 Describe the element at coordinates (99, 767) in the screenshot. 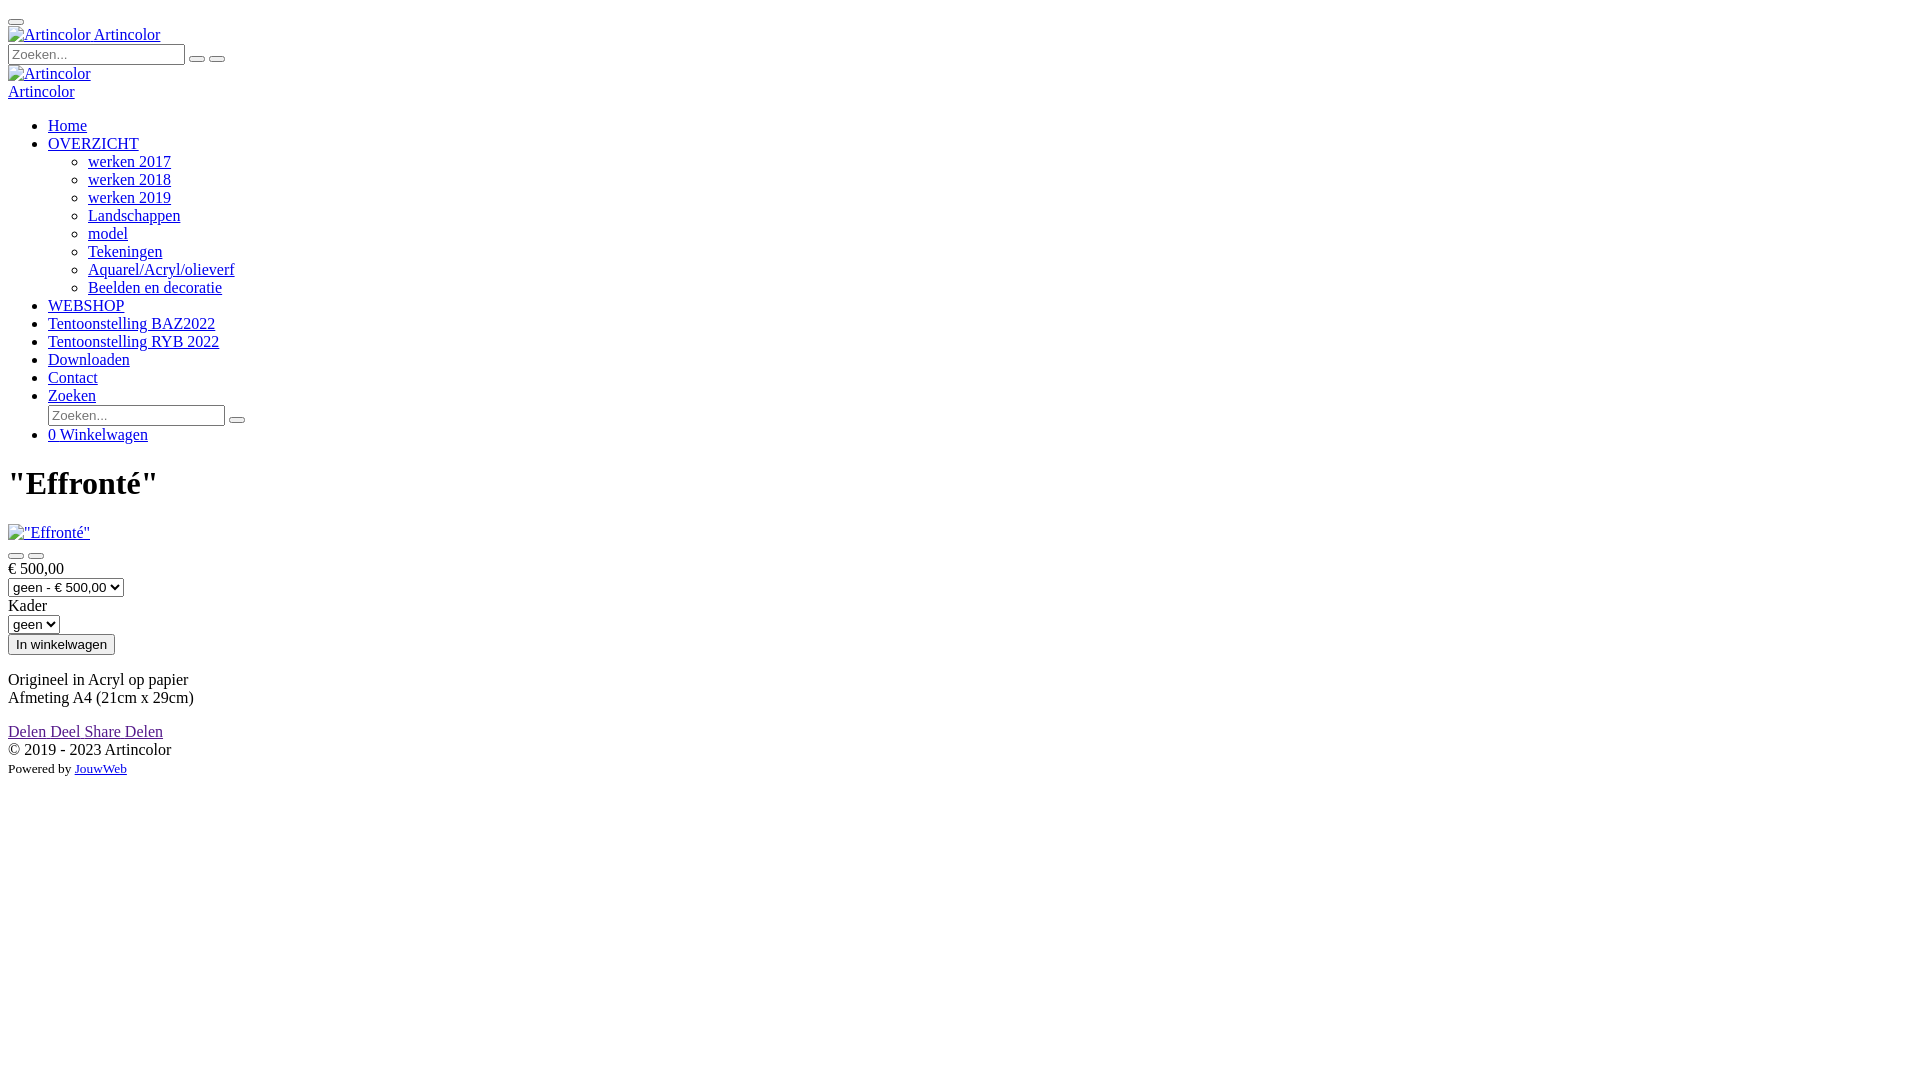

I see `'JouwWeb'` at that location.